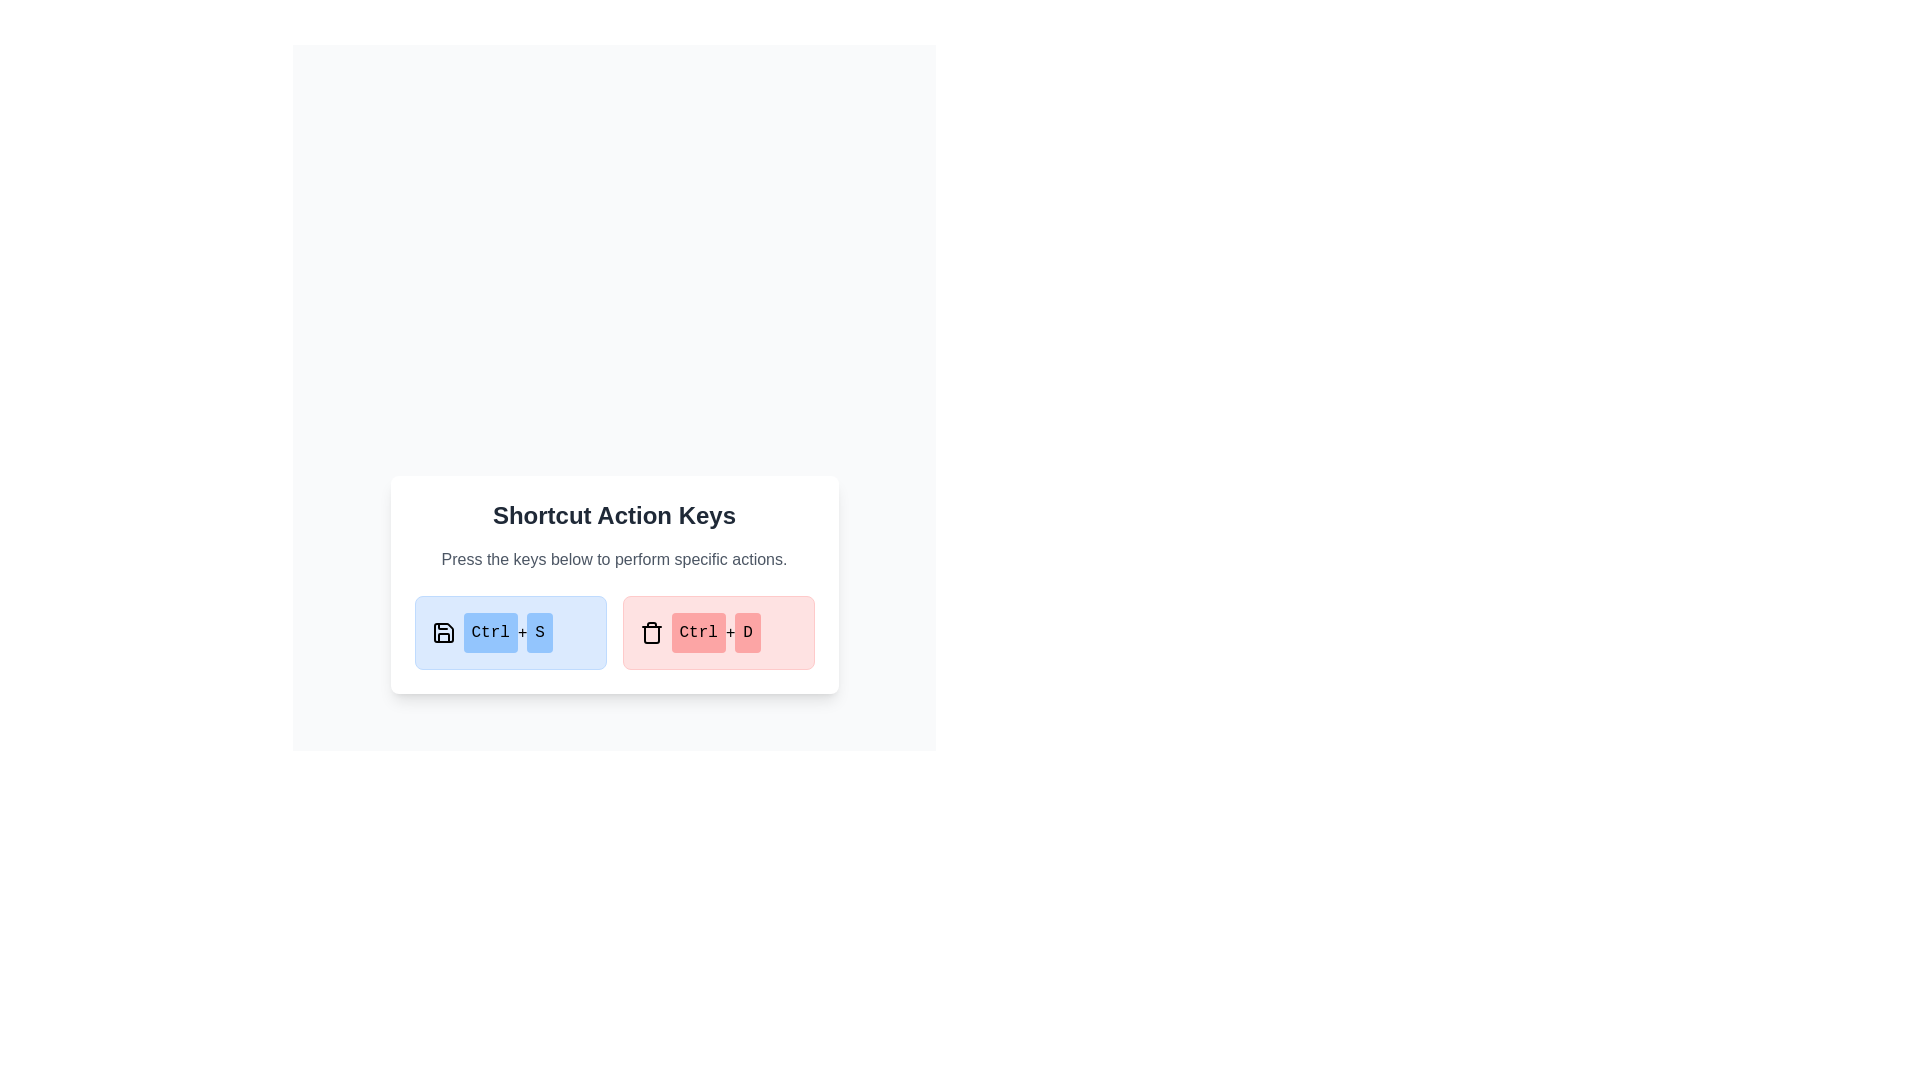 The height and width of the screenshot is (1080, 1920). I want to click on the rounded rectangular button with a red background and black text 'D', which is part of the 'Ctrl+D' key representation, so click(747, 632).